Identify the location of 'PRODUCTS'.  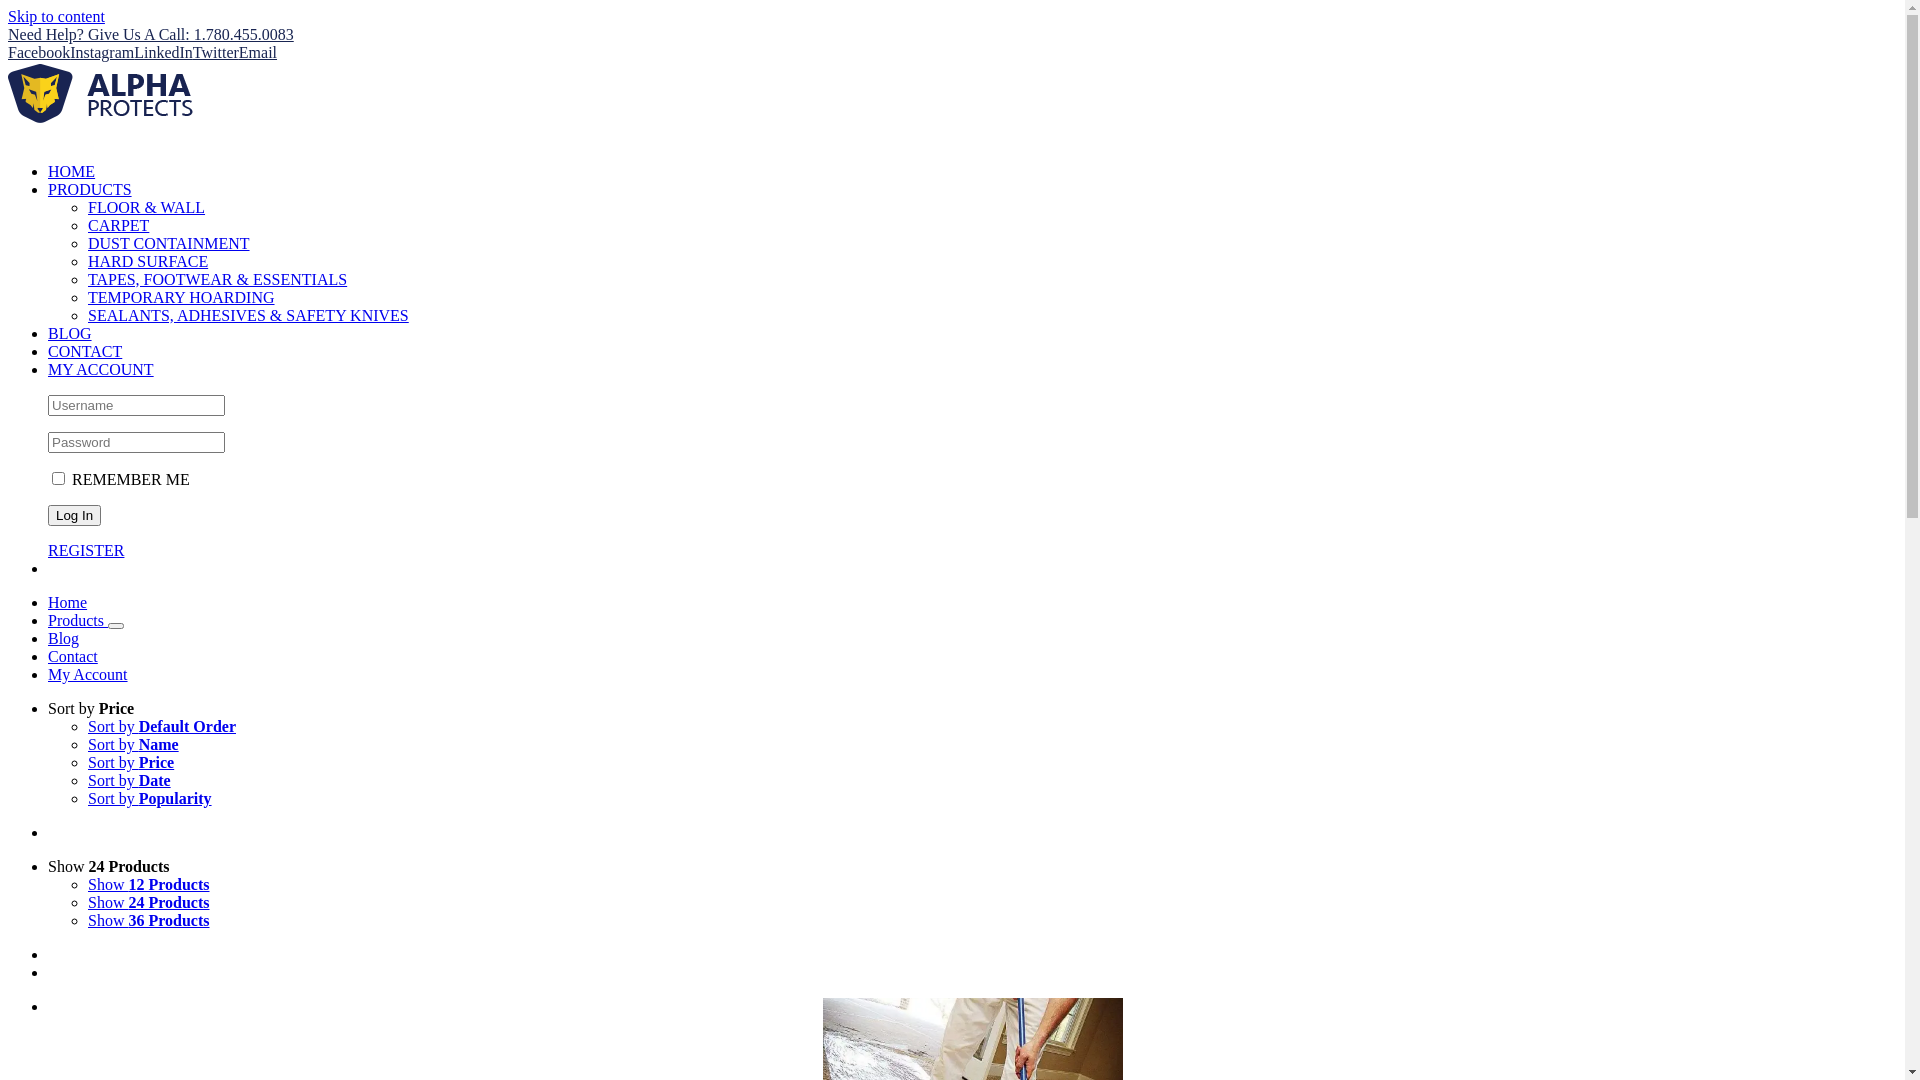
(89, 189).